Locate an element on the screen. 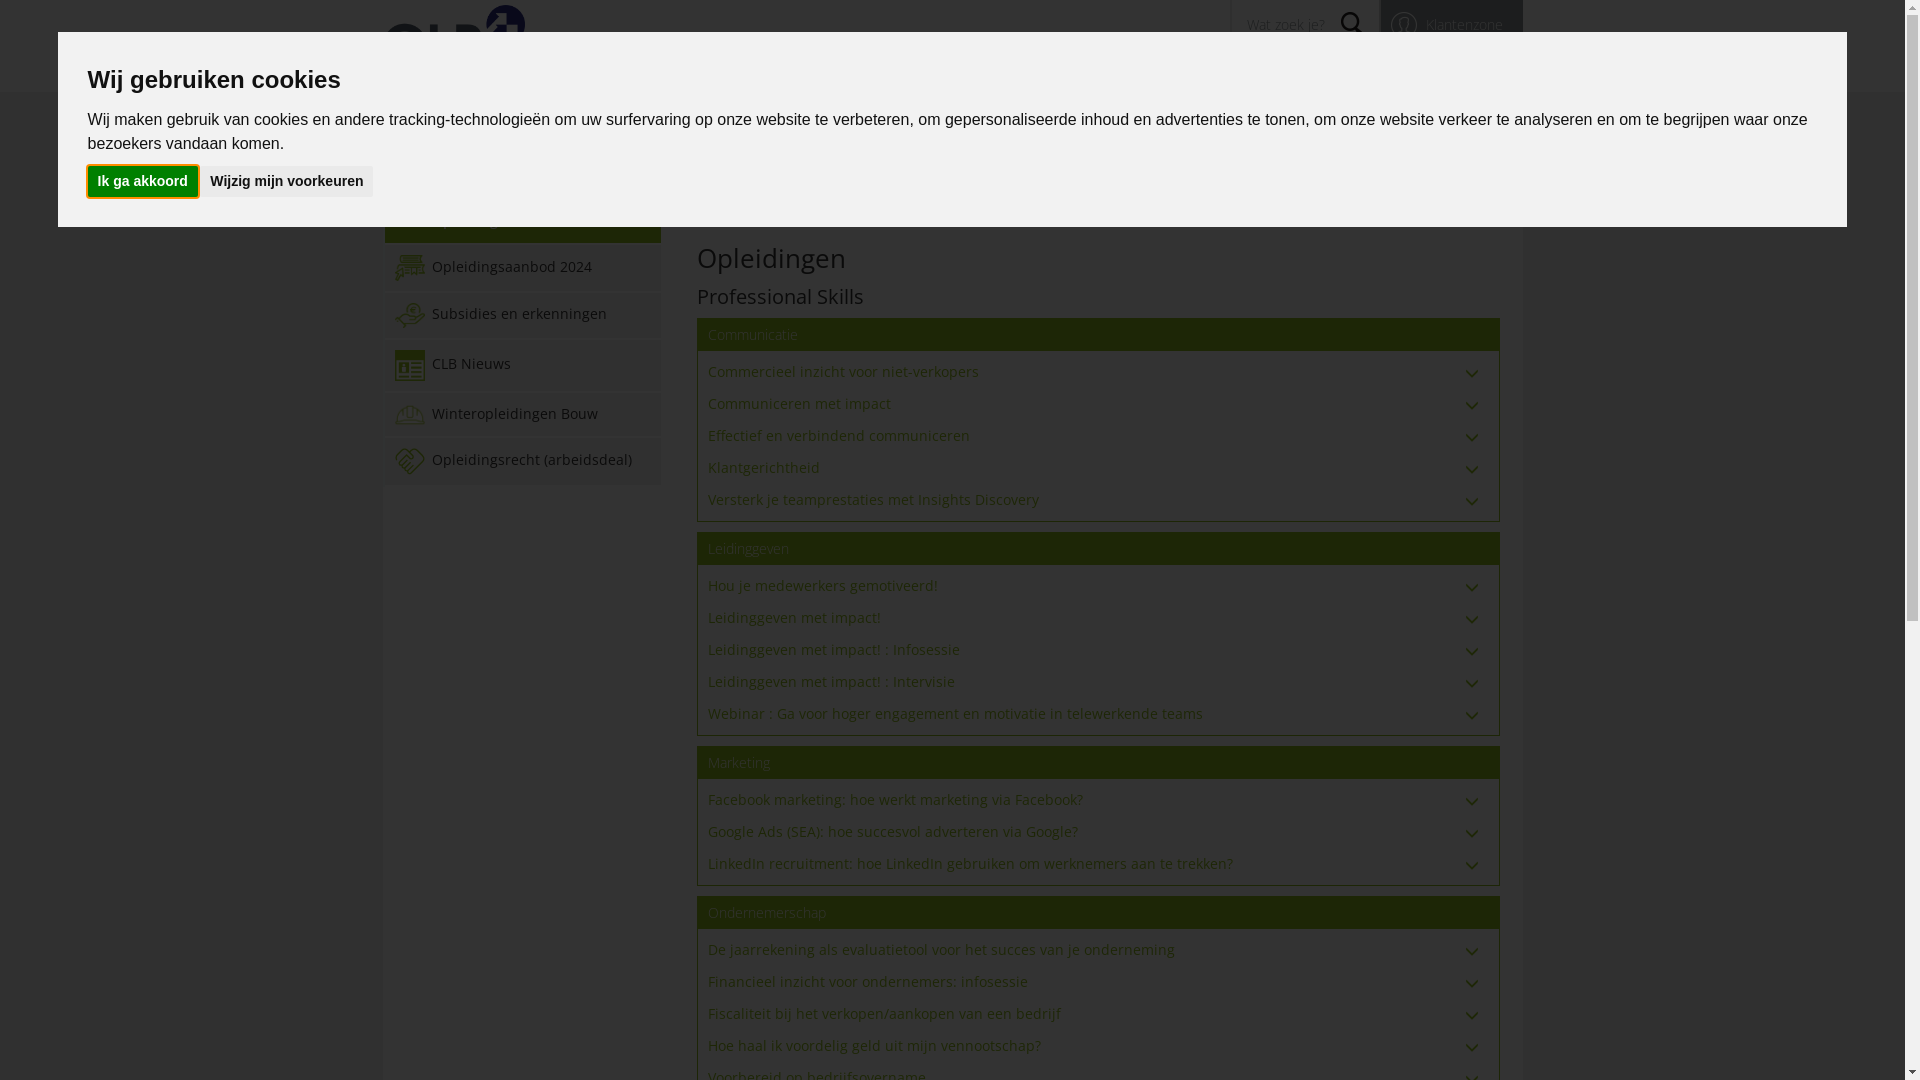 The image size is (1920, 1080). 'Subsidies en erkenningen' is located at coordinates (522, 315).